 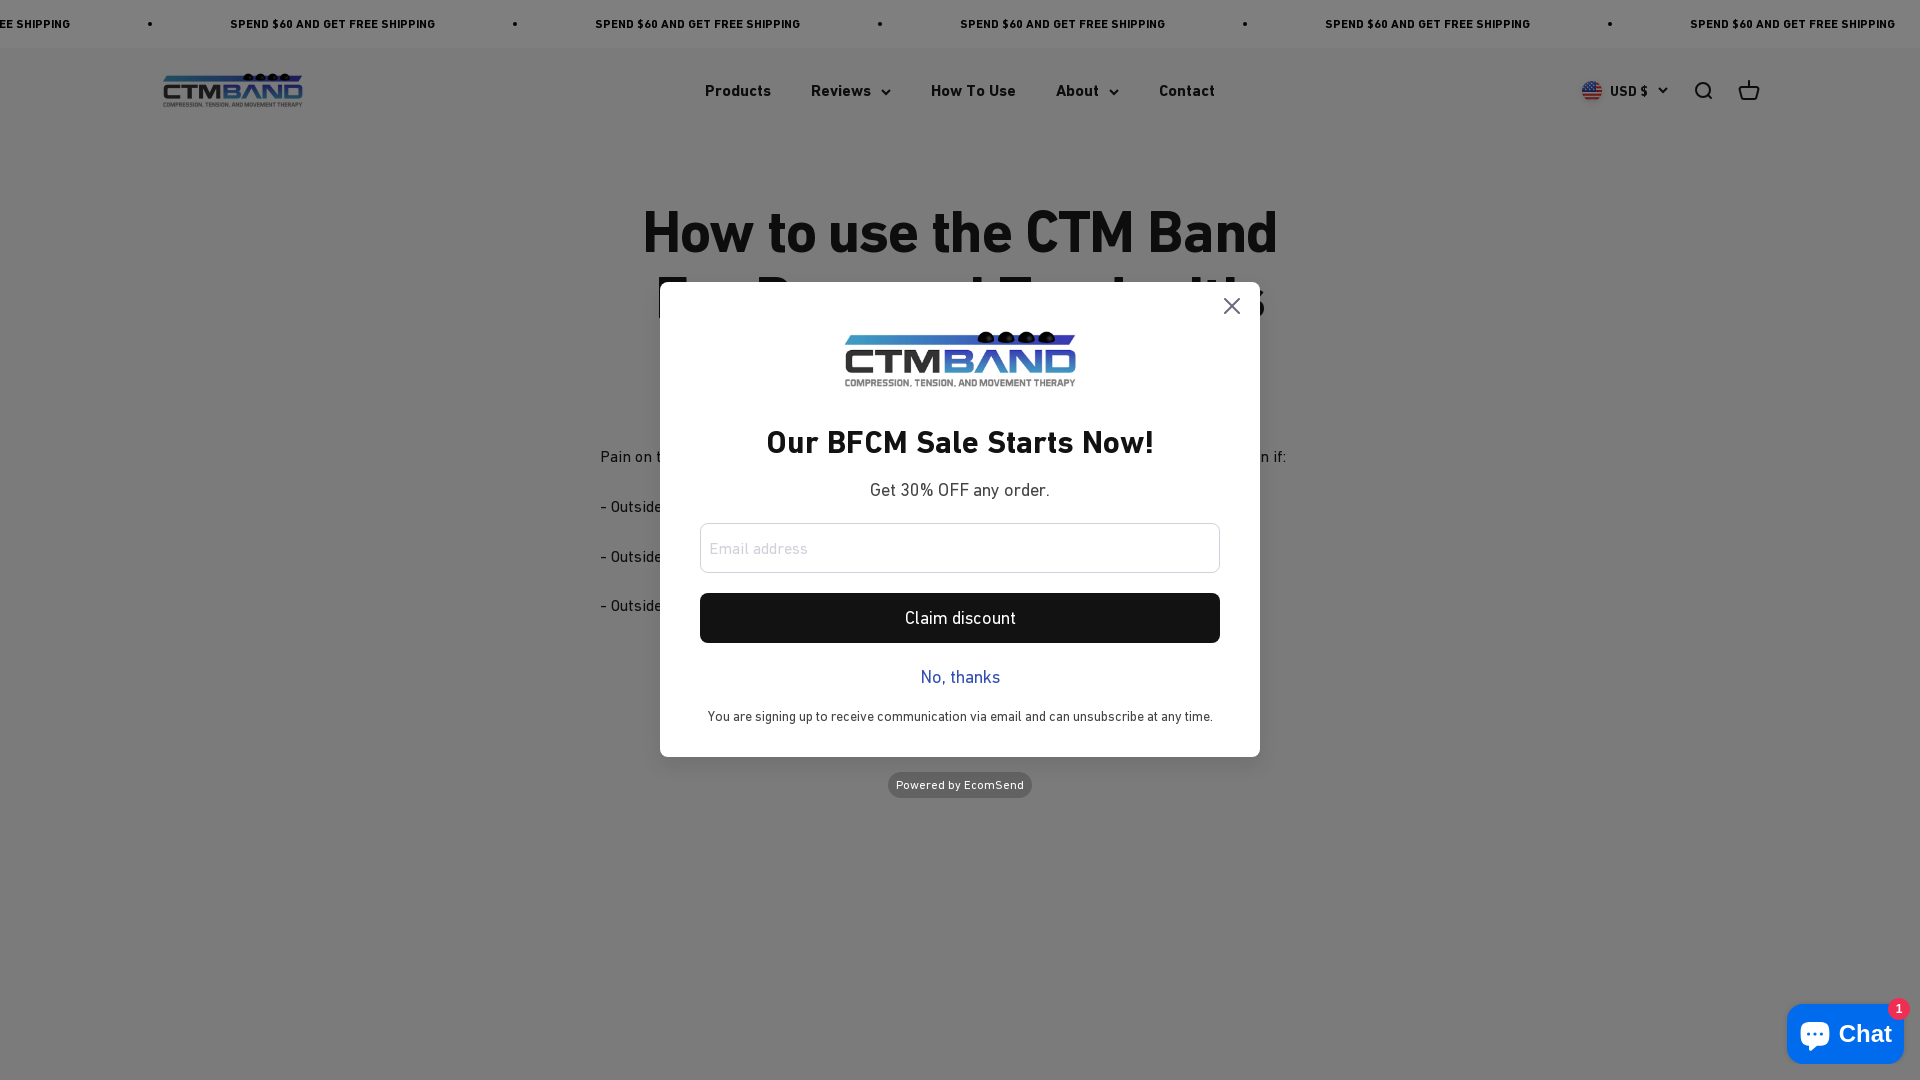 What do you see at coordinates (232, 91) in the screenshot?
I see `'CTM Therapy'` at bounding box center [232, 91].